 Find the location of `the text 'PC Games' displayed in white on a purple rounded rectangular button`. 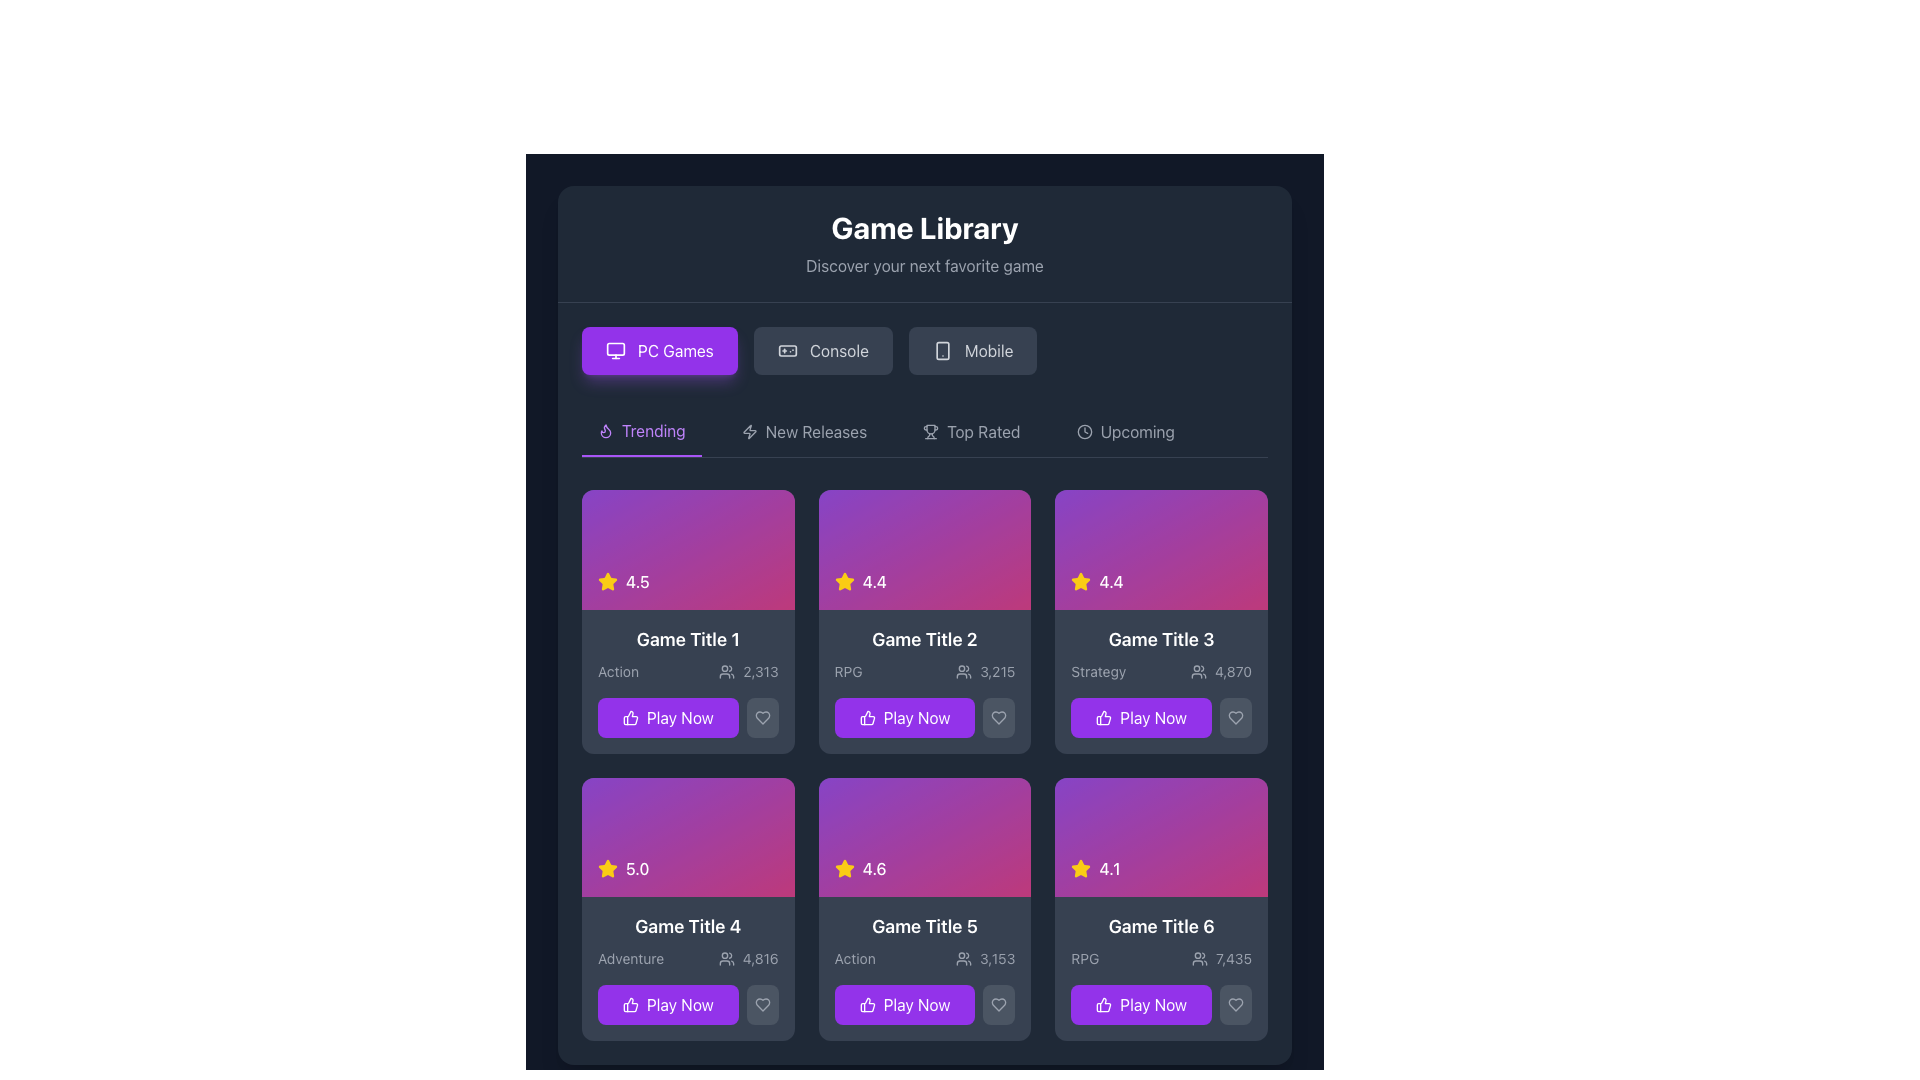

the text 'PC Games' displayed in white on a purple rounded rectangular button is located at coordinates (675, 350).